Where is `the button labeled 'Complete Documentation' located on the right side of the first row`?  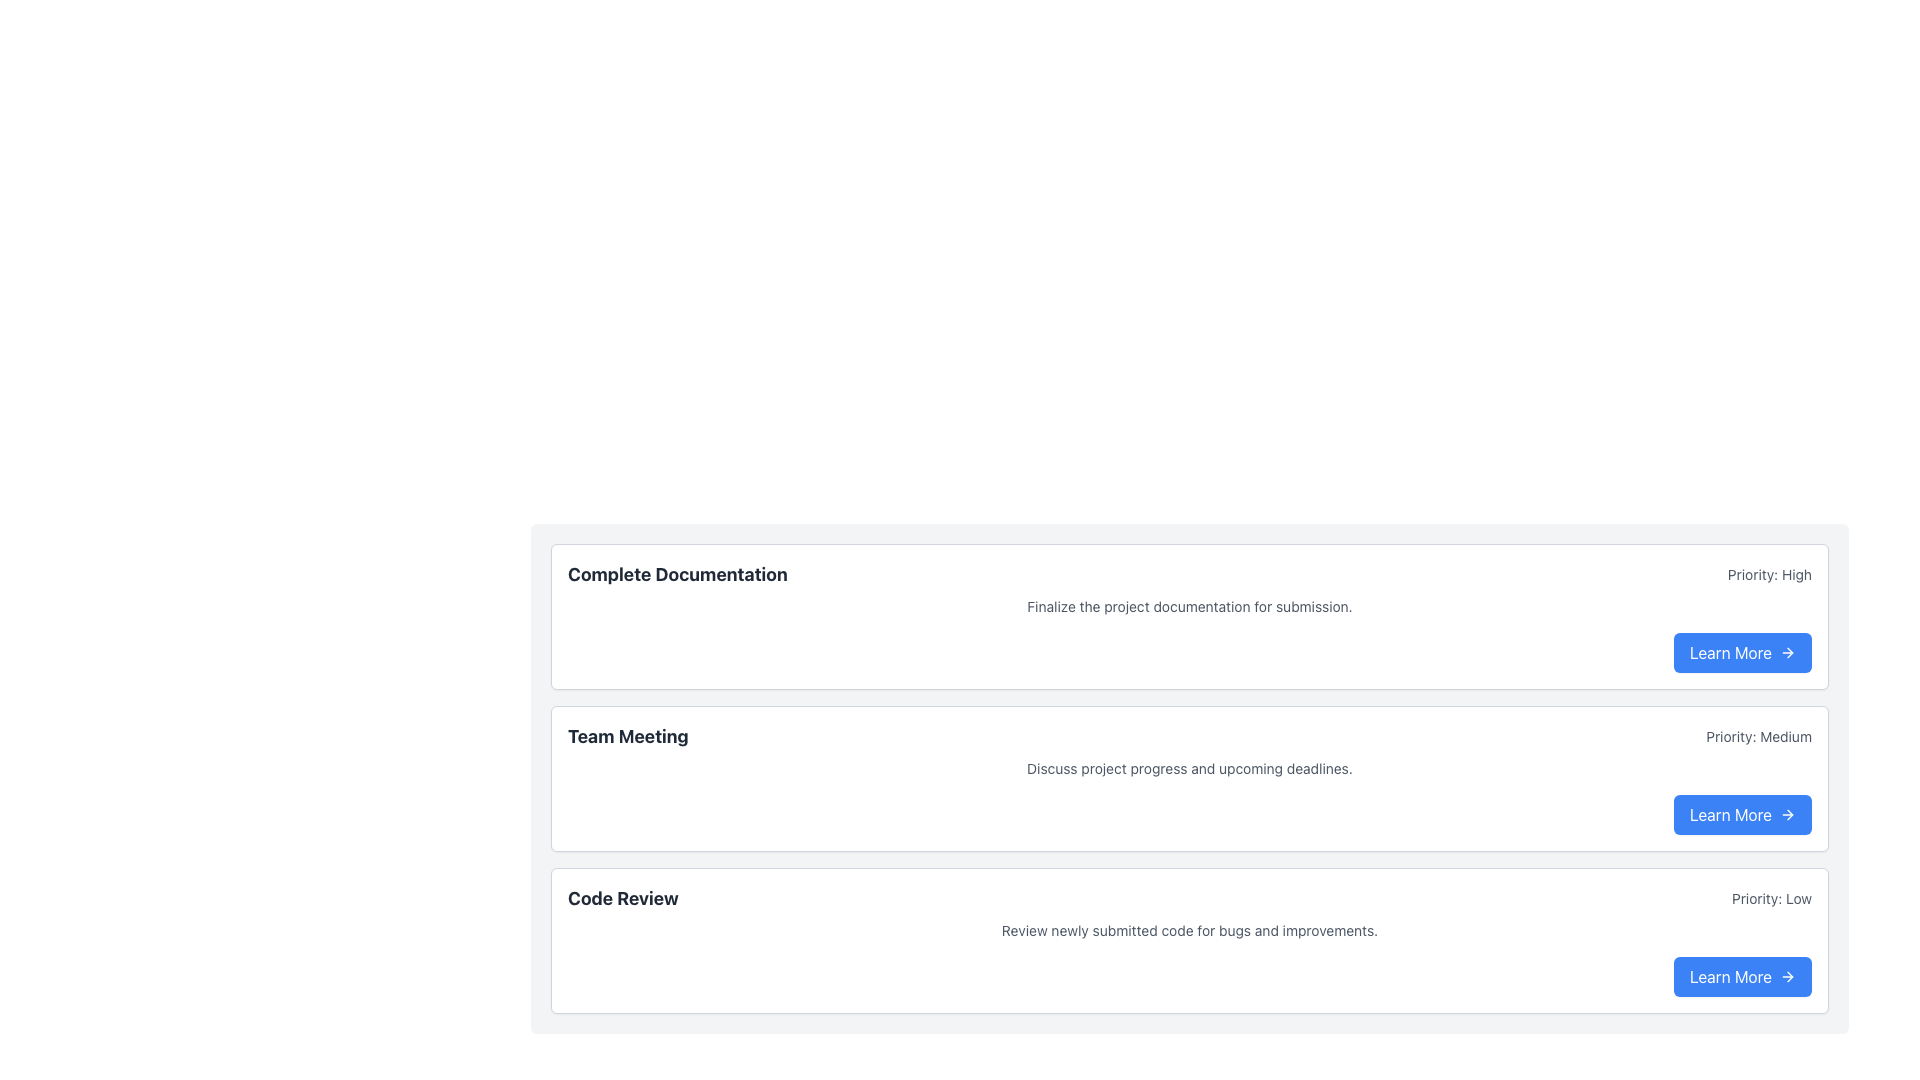 the button labeled 'Complete Documentation' located on the right side of the first row is located at coordinates (1729, 652).